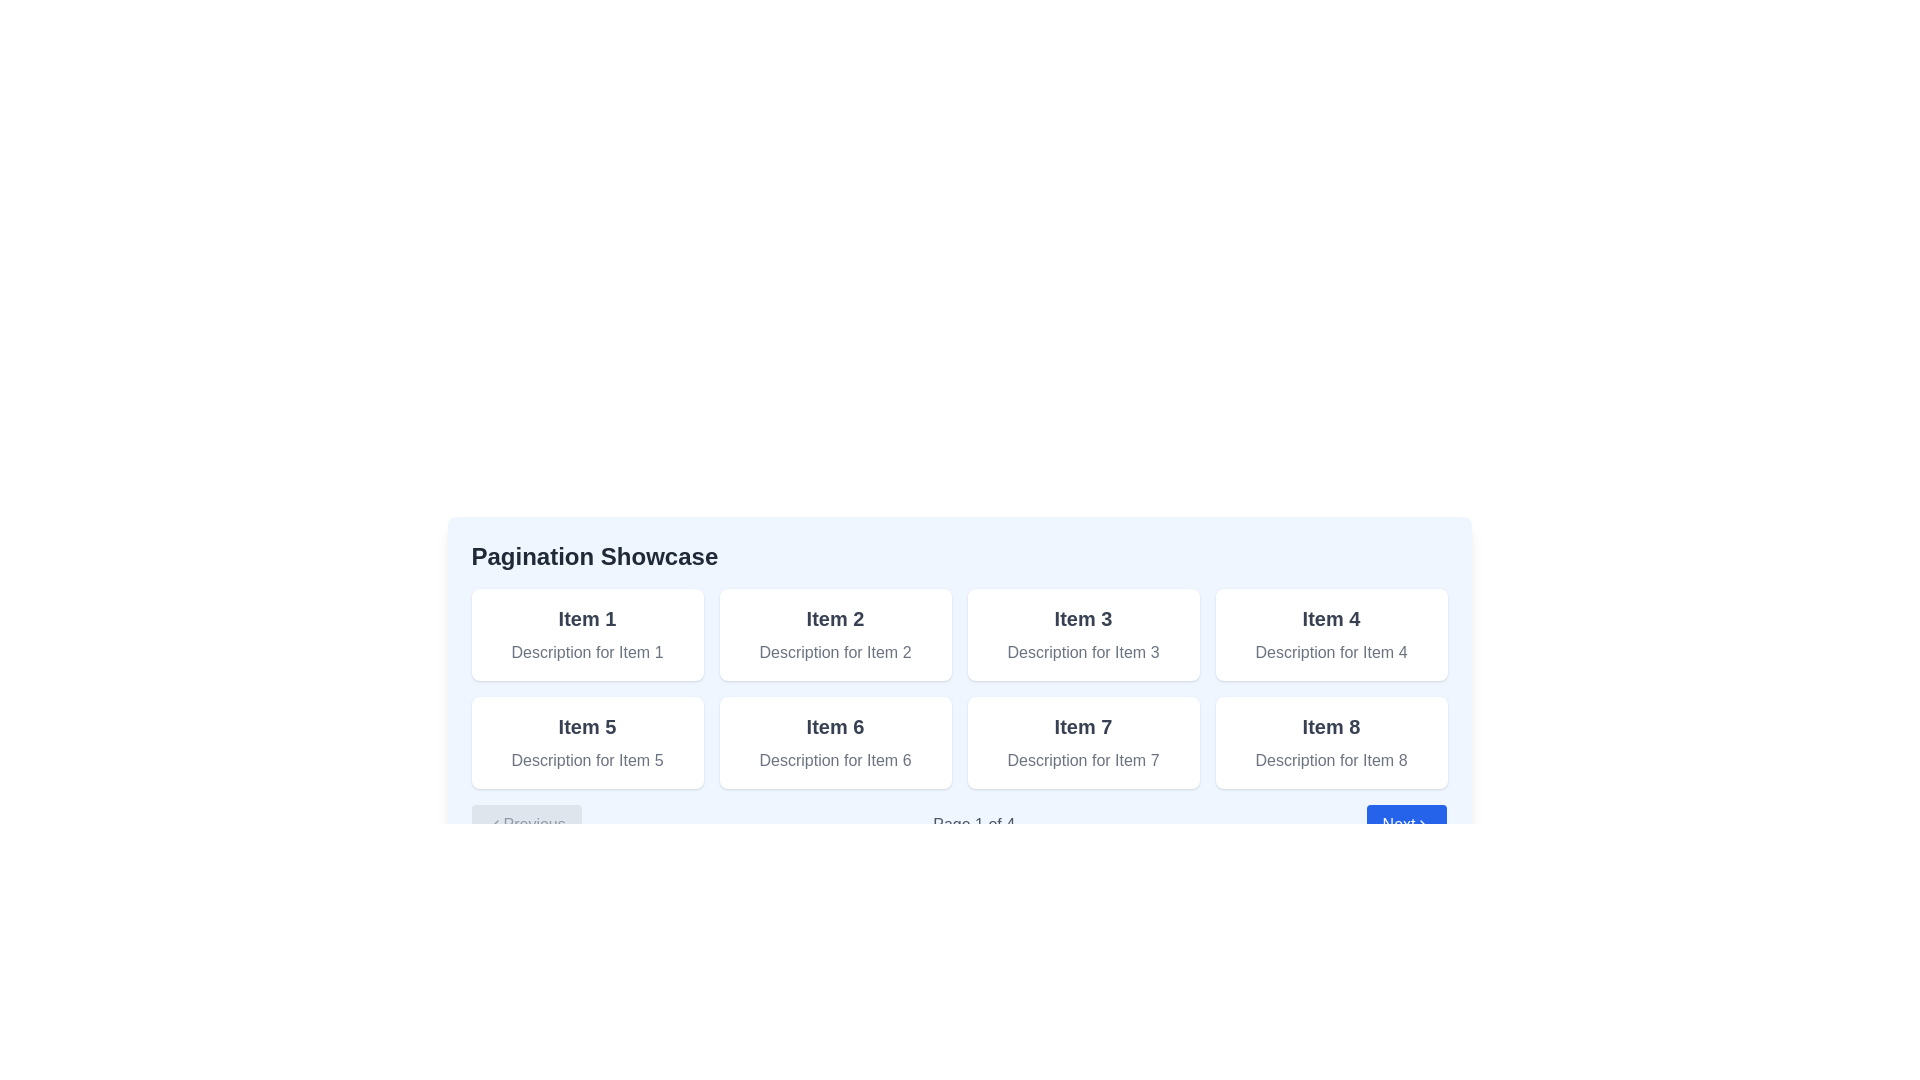 The height and width of the screenshot is (1080, 1920). What do you see at coordinates (526, 825) in the screenshot?
I see `the button located in the bottom-left corner of the pagination section, adjacent to the text 'Page 1 of 4'` at bounding box center [526, 825].